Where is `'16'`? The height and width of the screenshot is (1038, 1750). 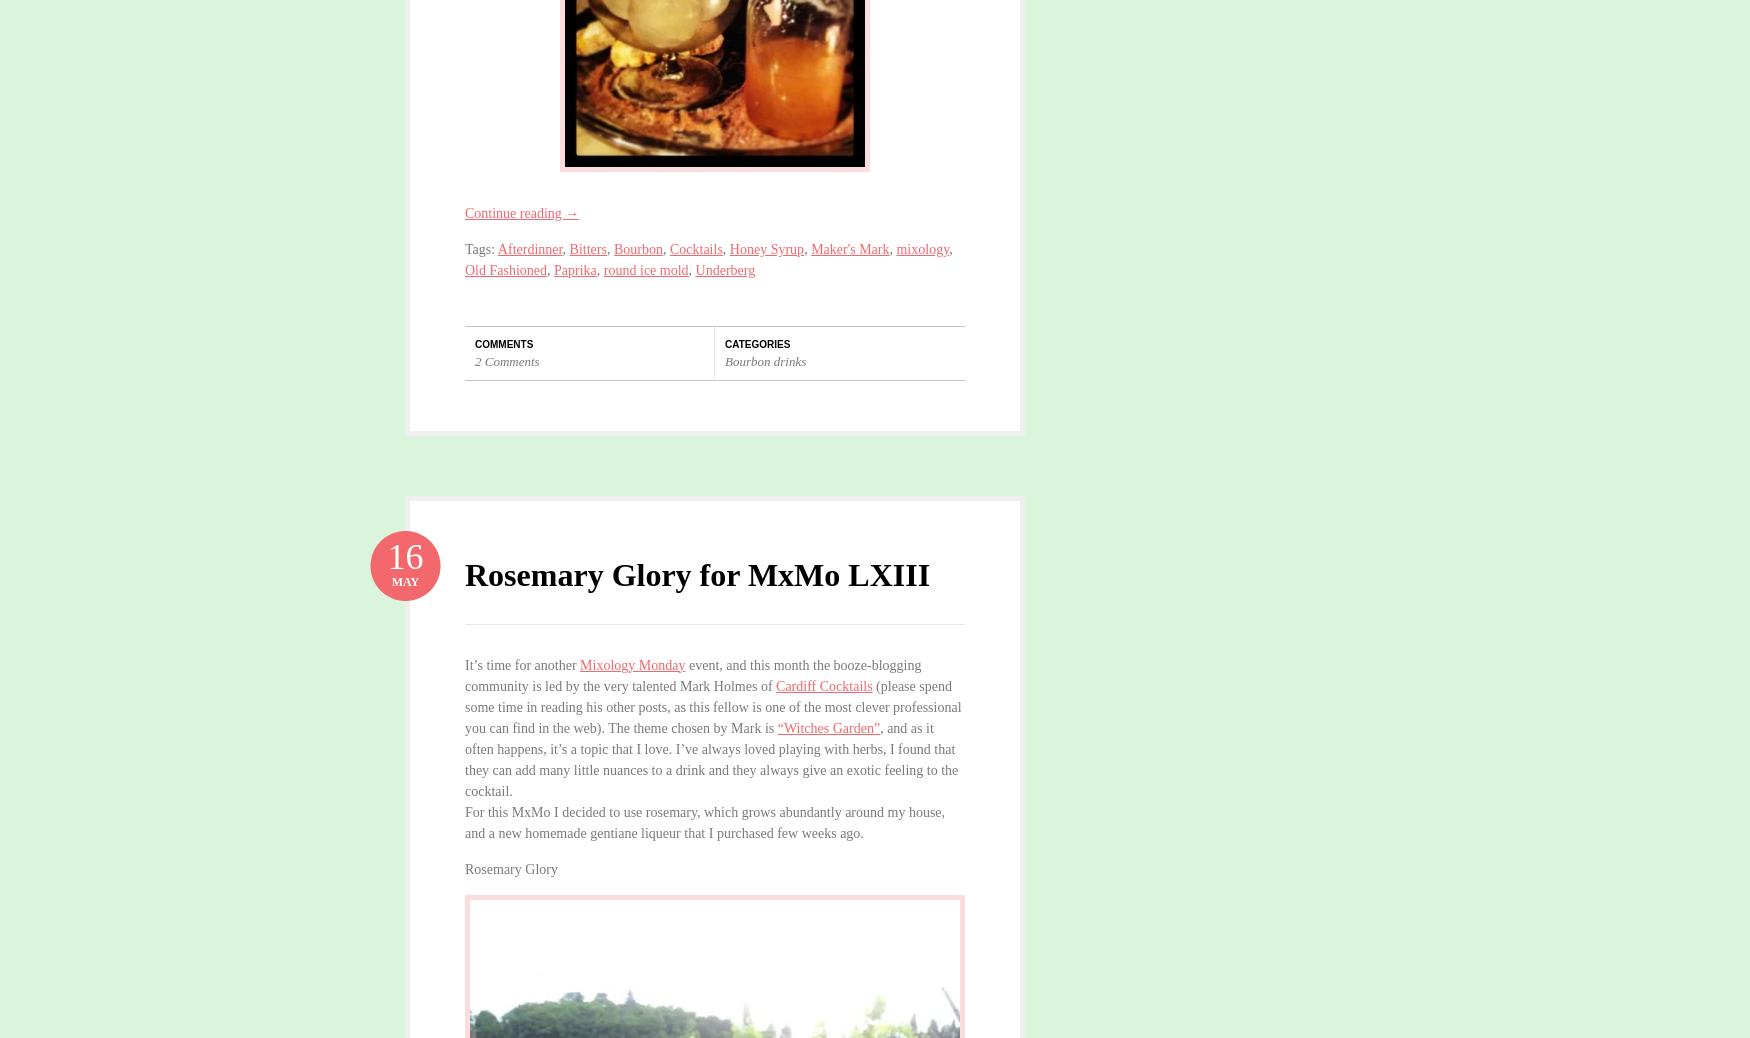
'16' is located at coordinates (403, 554).